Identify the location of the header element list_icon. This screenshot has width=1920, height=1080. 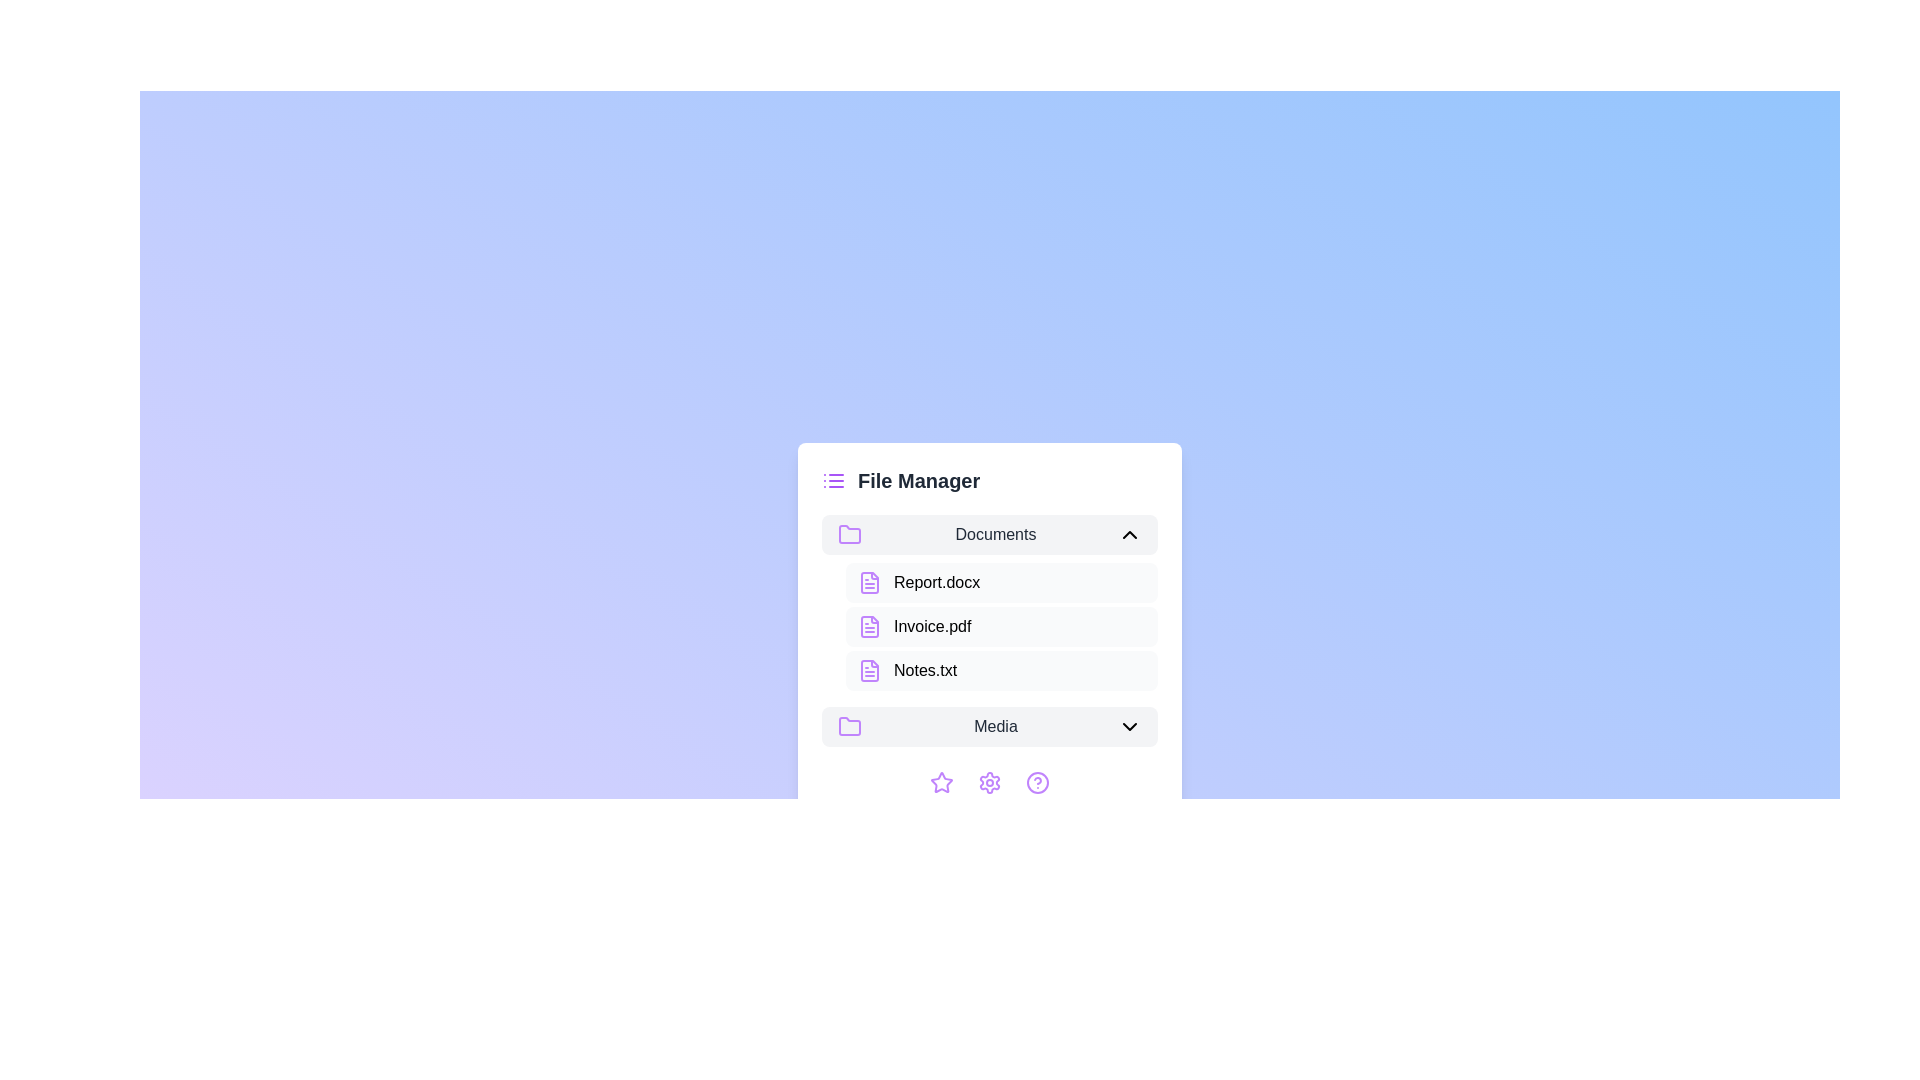
(834, 481).